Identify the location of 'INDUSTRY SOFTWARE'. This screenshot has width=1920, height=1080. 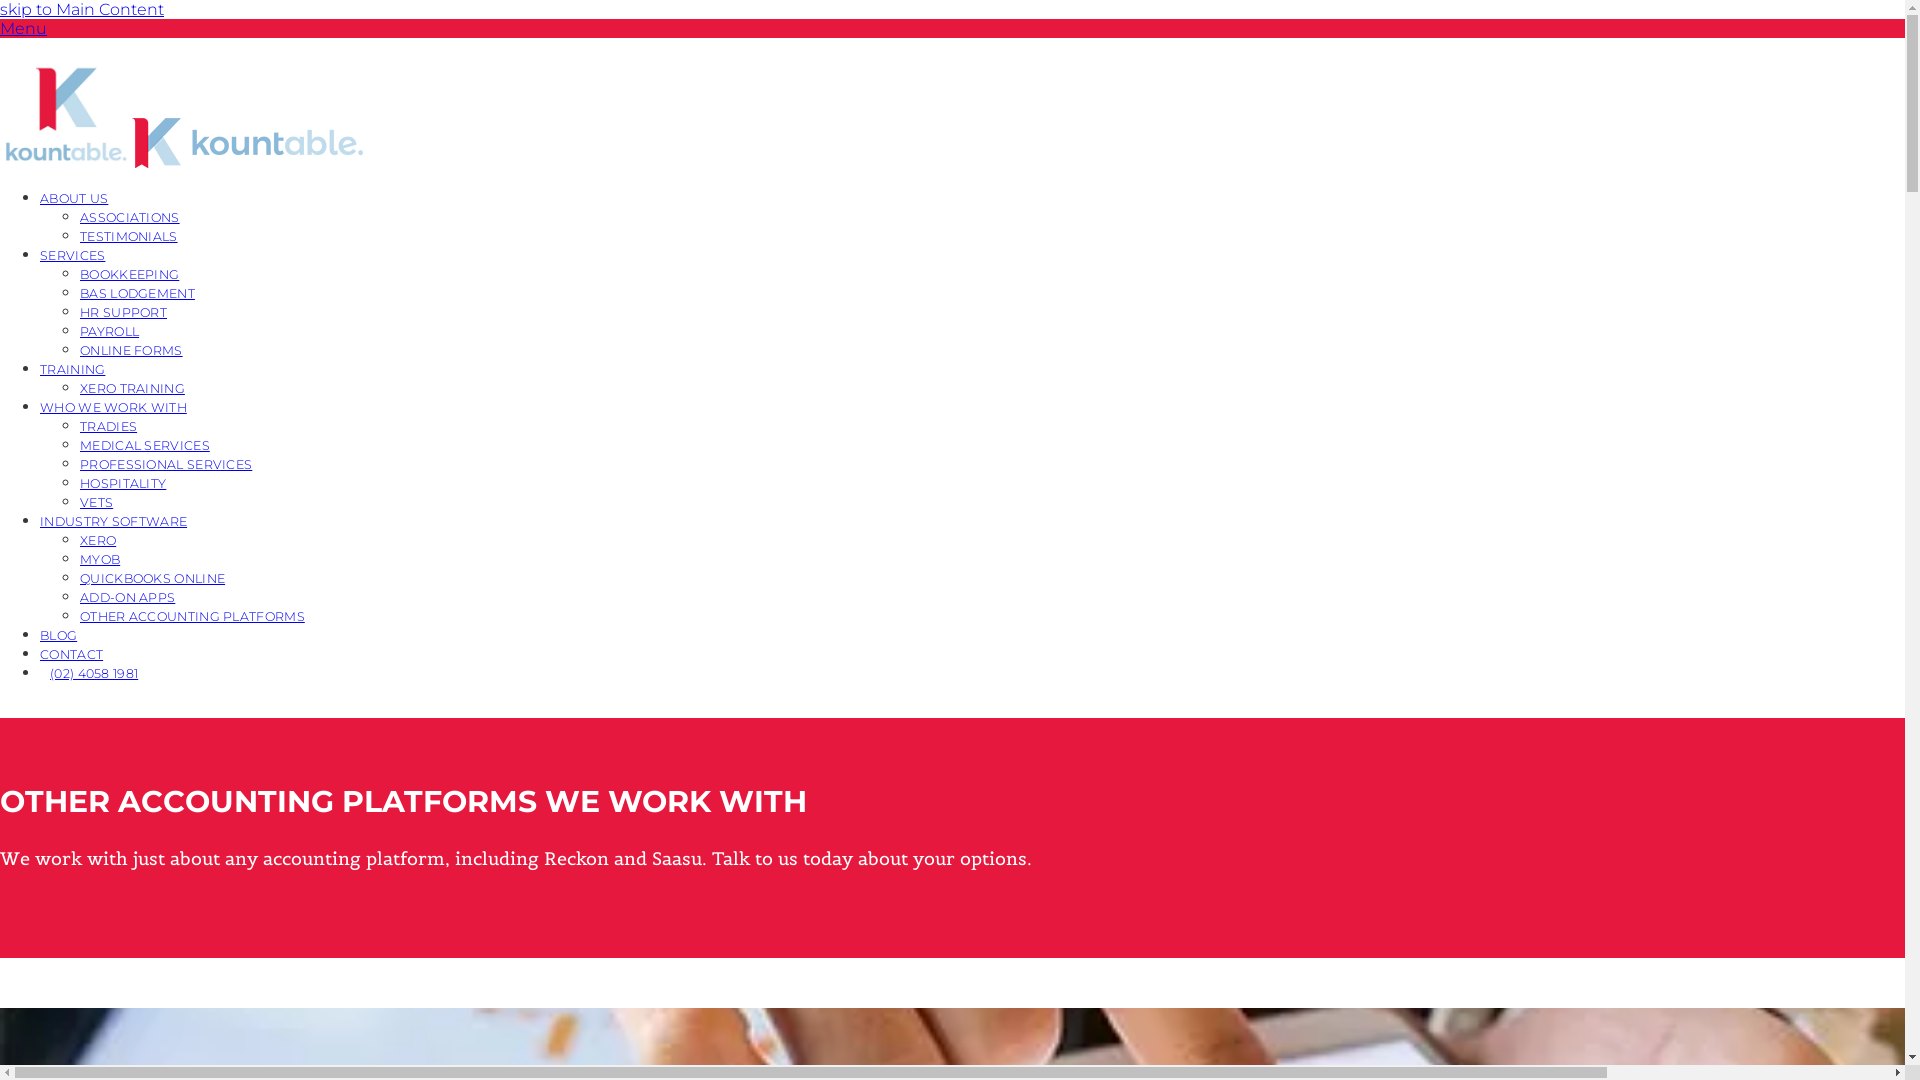
(112, 519).